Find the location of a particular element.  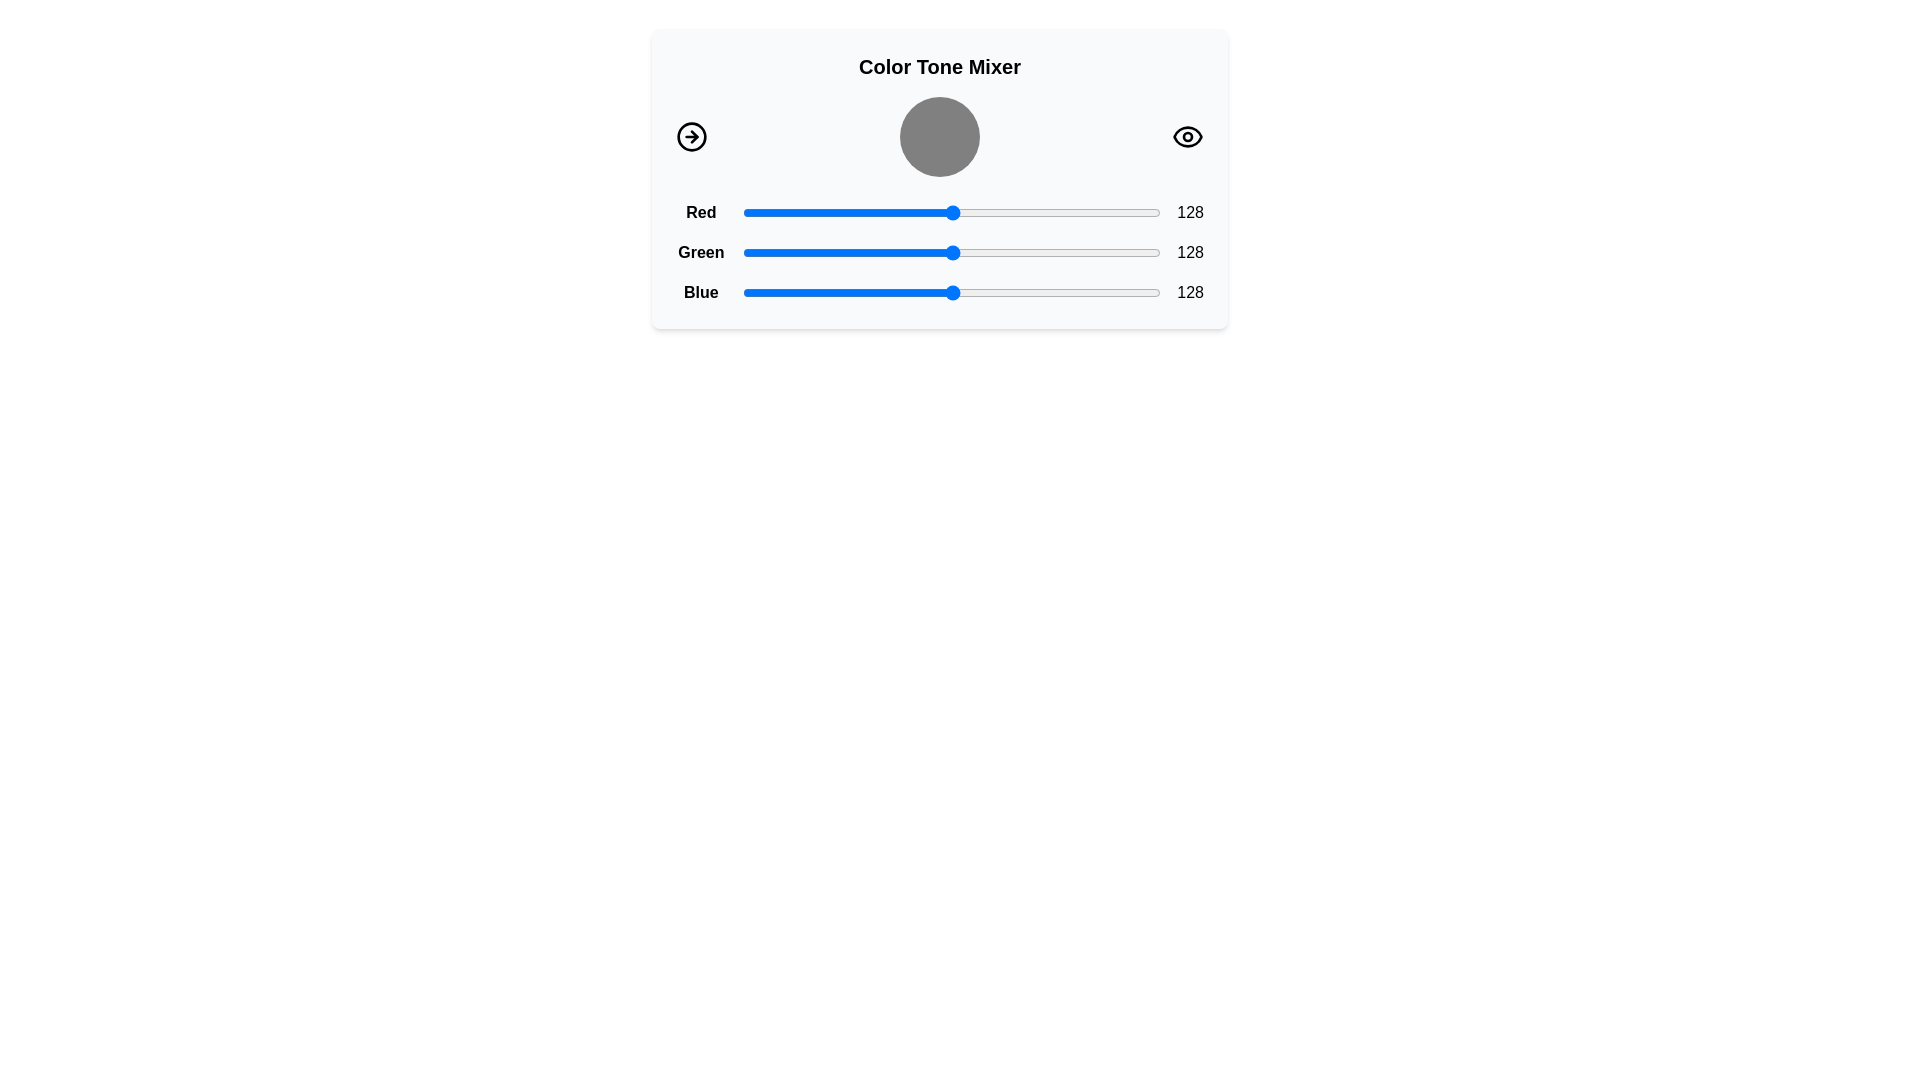

the green color intensity is located at coordinates (1139, 252).